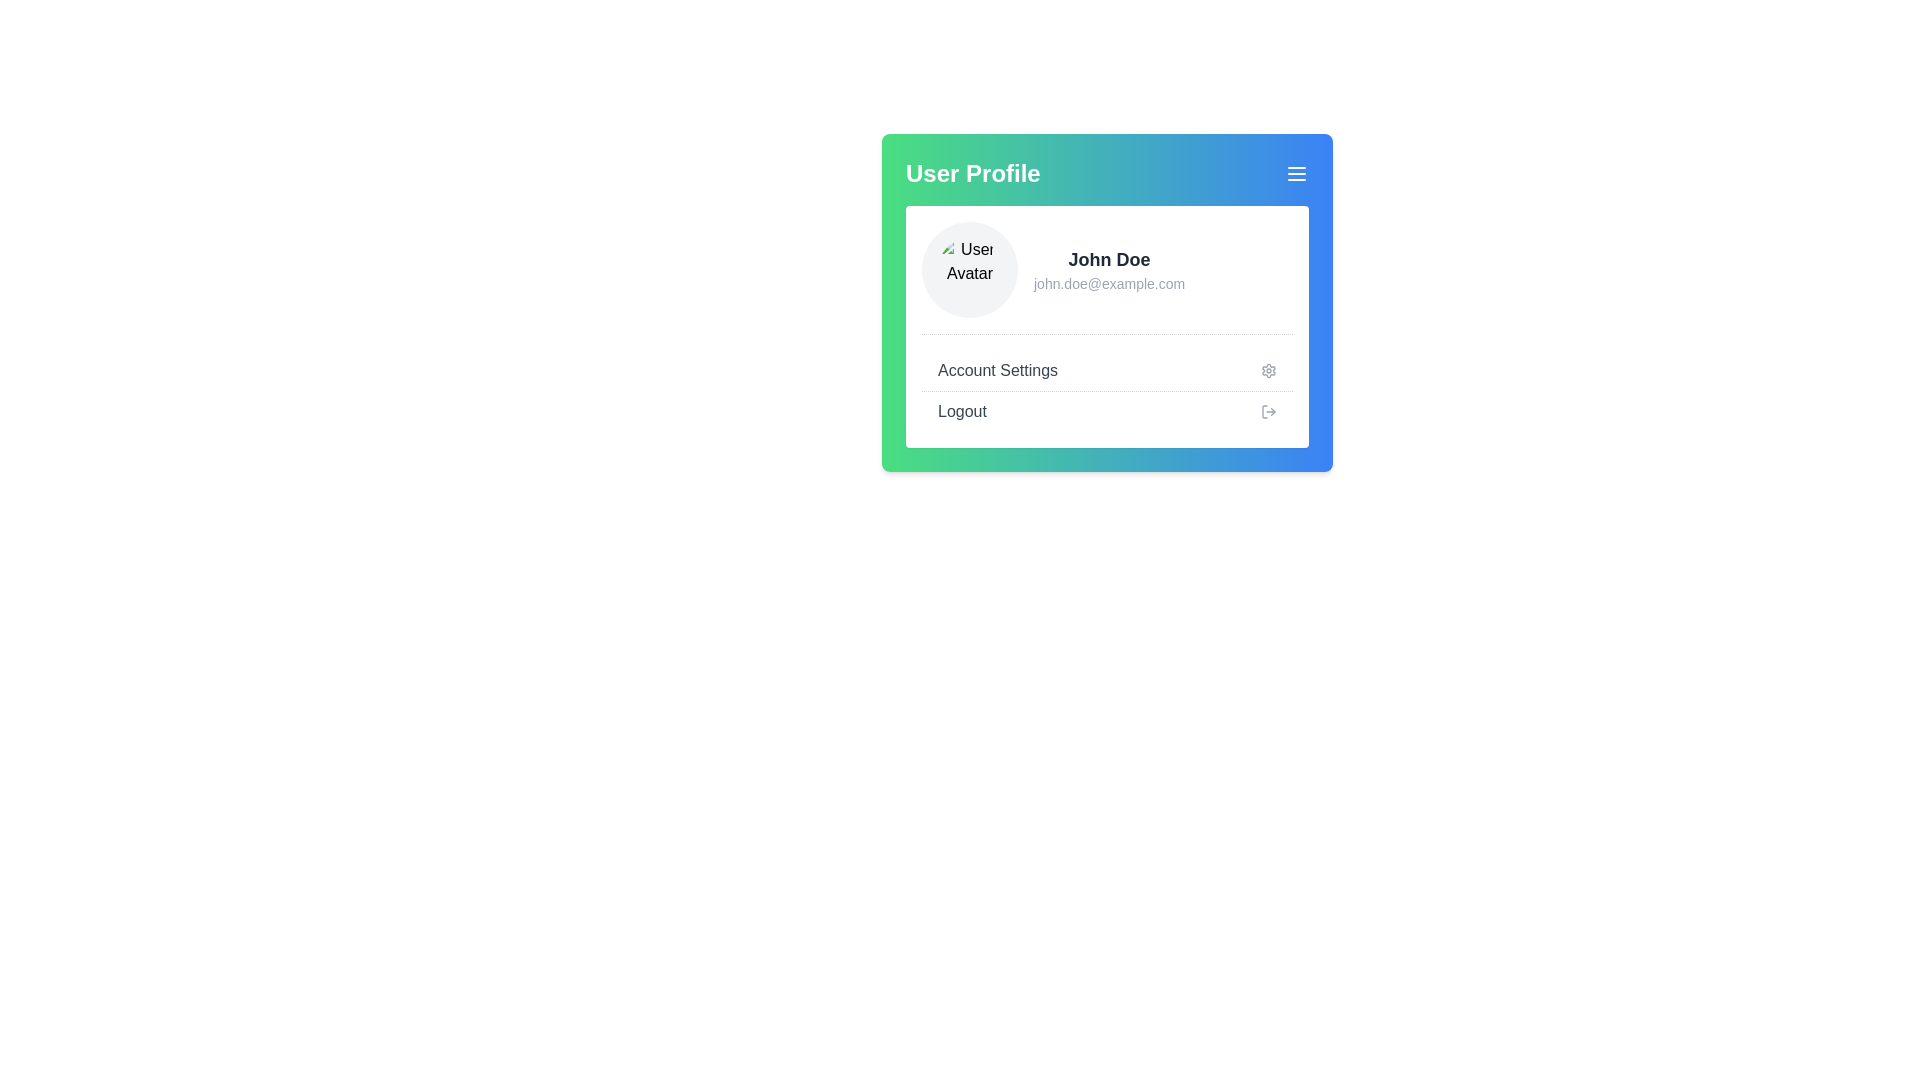  What do you see at coordinates (1296, 172) in the screenshot?
I see `the Menu icon button, which consists of three horizontally aligned white lines located` at bounding box center [1296, 172].